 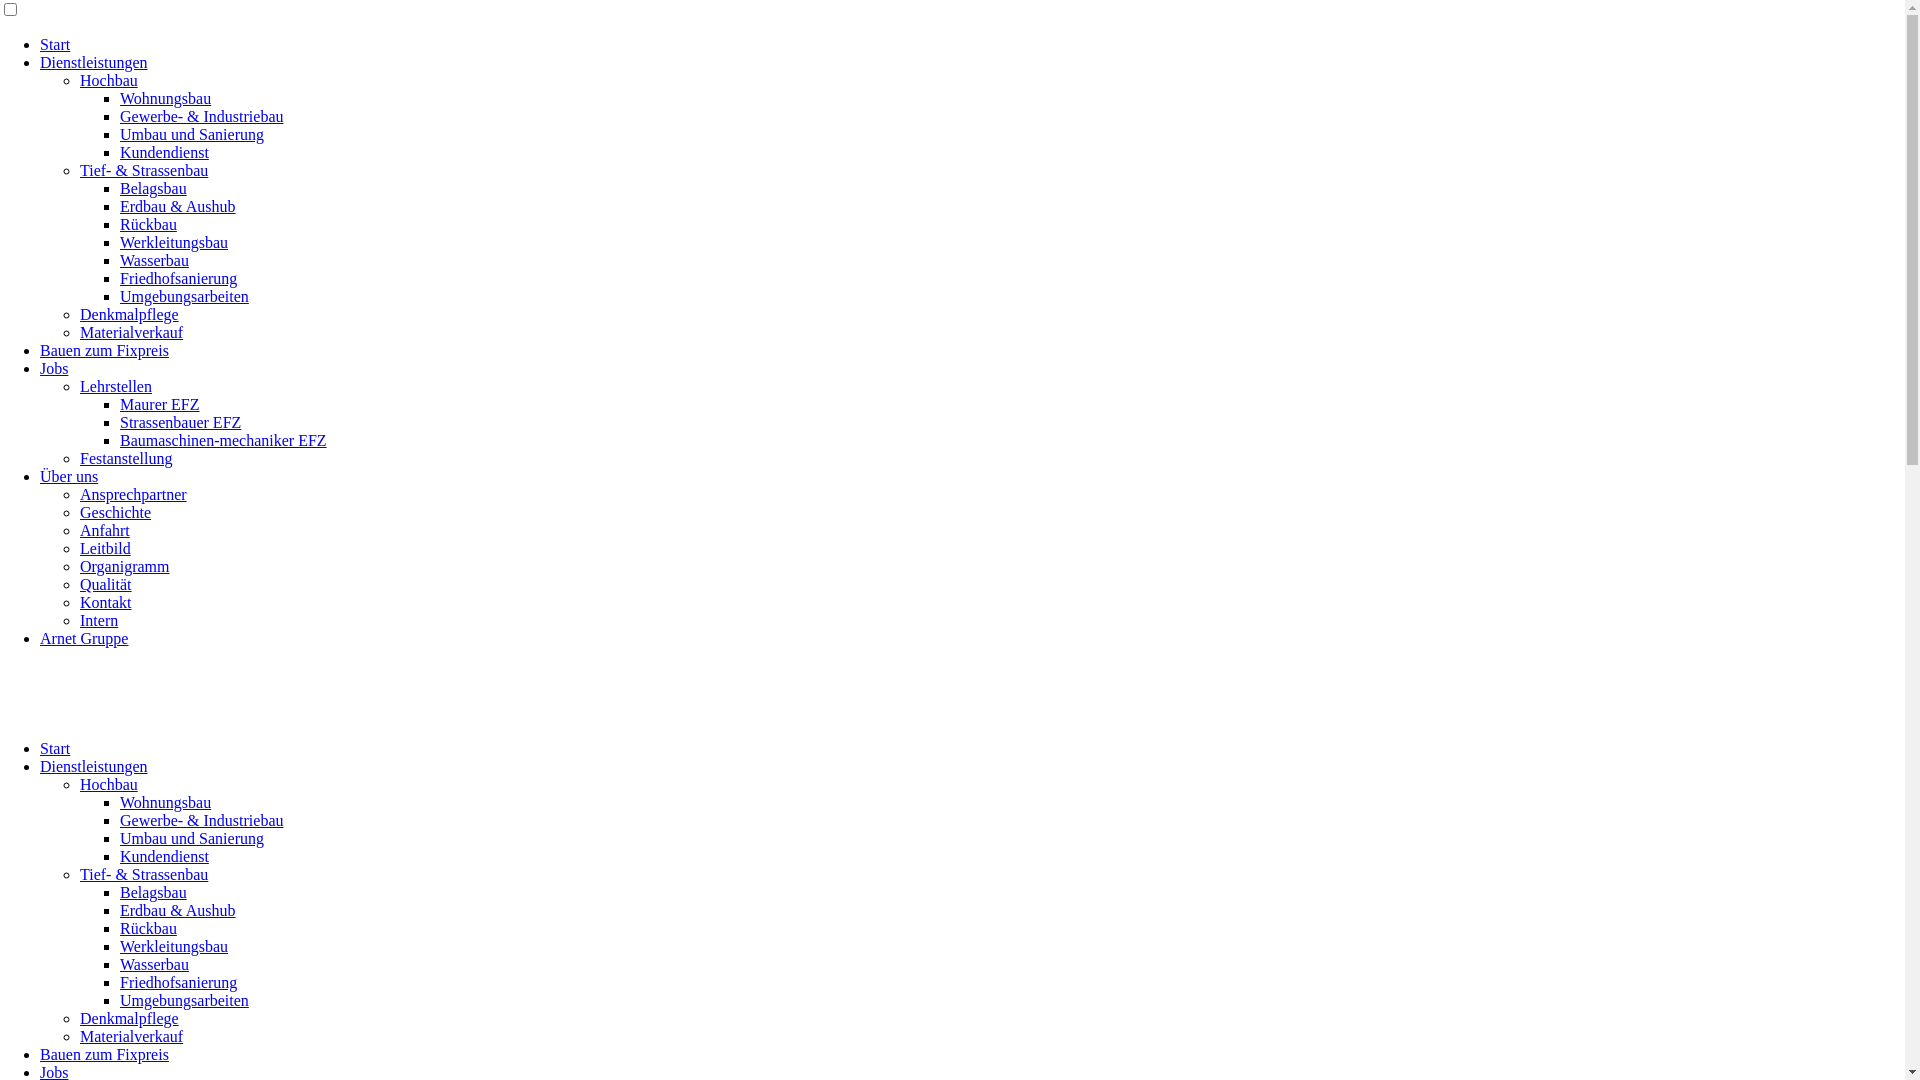 What do you see at coordinates (114, 386) in the screenshot?
I see `'Lehrstellen'` at bounding box center [114, 386].